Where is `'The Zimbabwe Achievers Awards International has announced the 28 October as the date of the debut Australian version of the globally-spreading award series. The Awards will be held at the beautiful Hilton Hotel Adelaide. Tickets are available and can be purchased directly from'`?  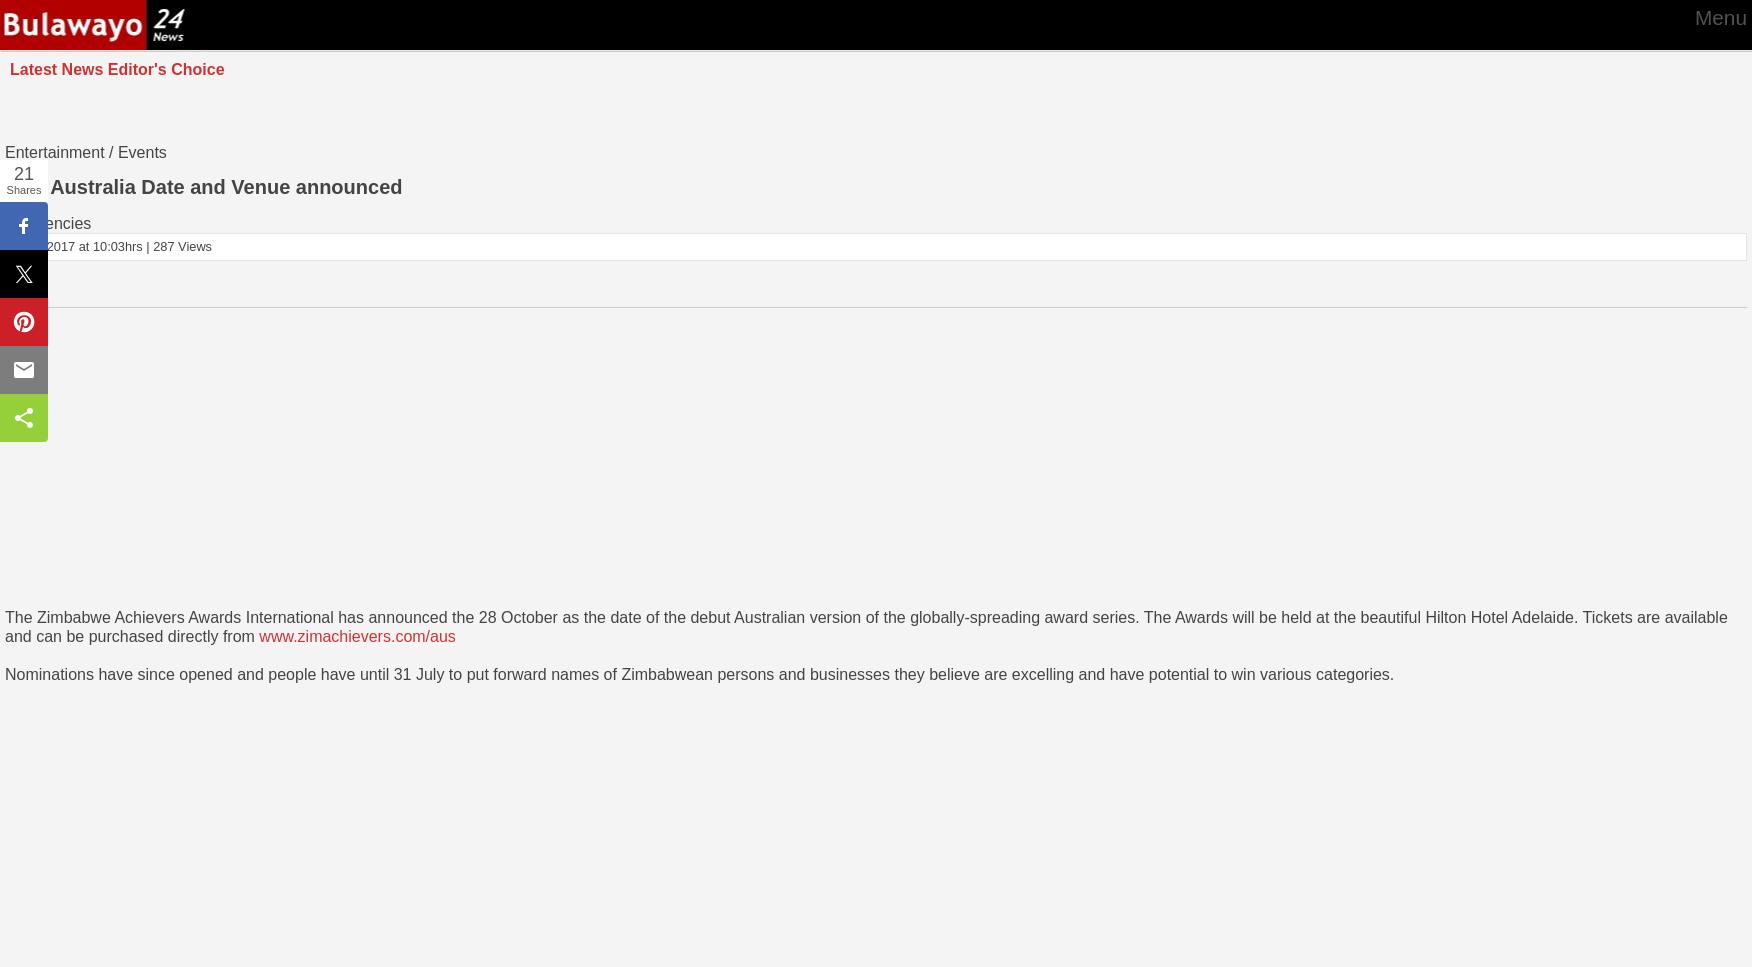 'The Zimbabwe Achievers Awards International has announced the 28 October as the date of the debut Australian version of the globally-spreading award series. The Awards will be held at the beautiful Hilton Hotel Adelaide. Tickets are available and can be purchased directly from' is located at coordinates (5, 626).